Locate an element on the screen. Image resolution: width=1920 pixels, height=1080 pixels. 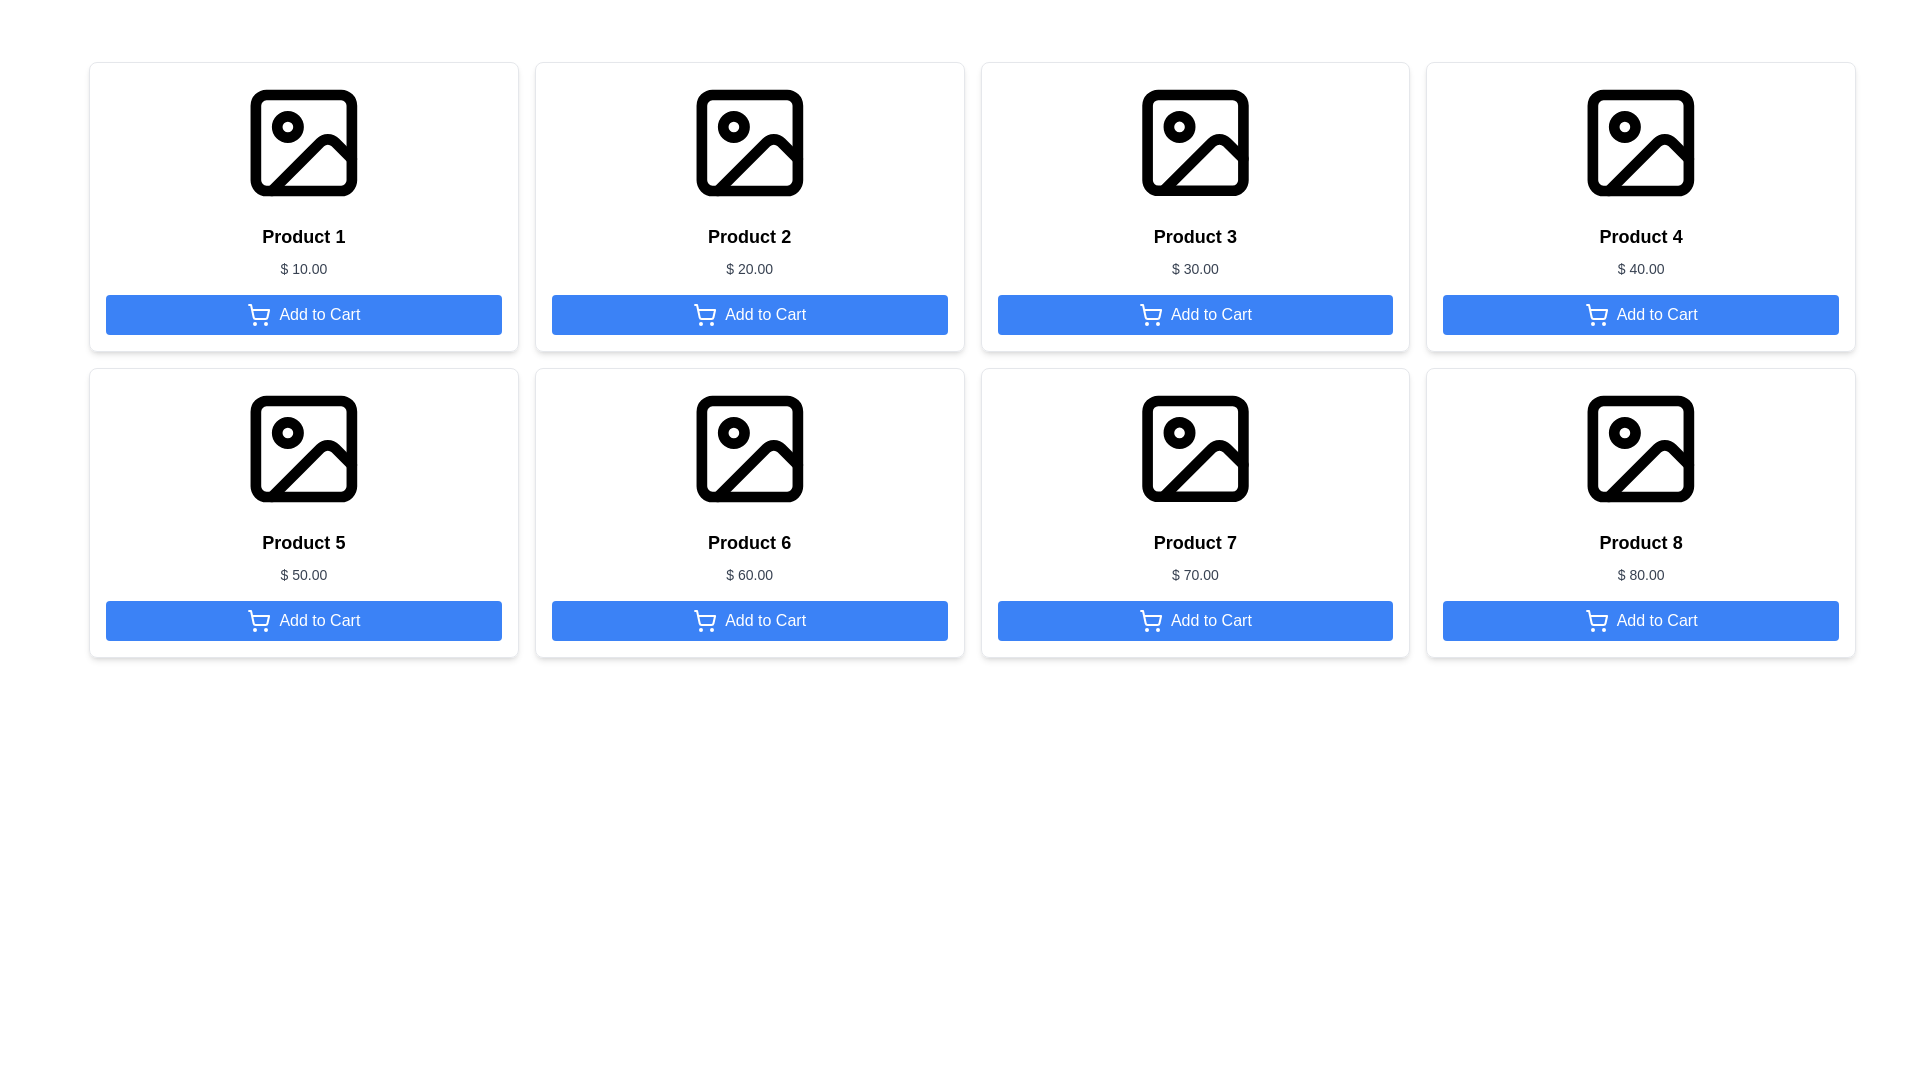
the blue 'Add to Cart' button with white text and a shopping cart icon, located at the bottom of the 'Product 4' card is located at coordinates (1641, 315).